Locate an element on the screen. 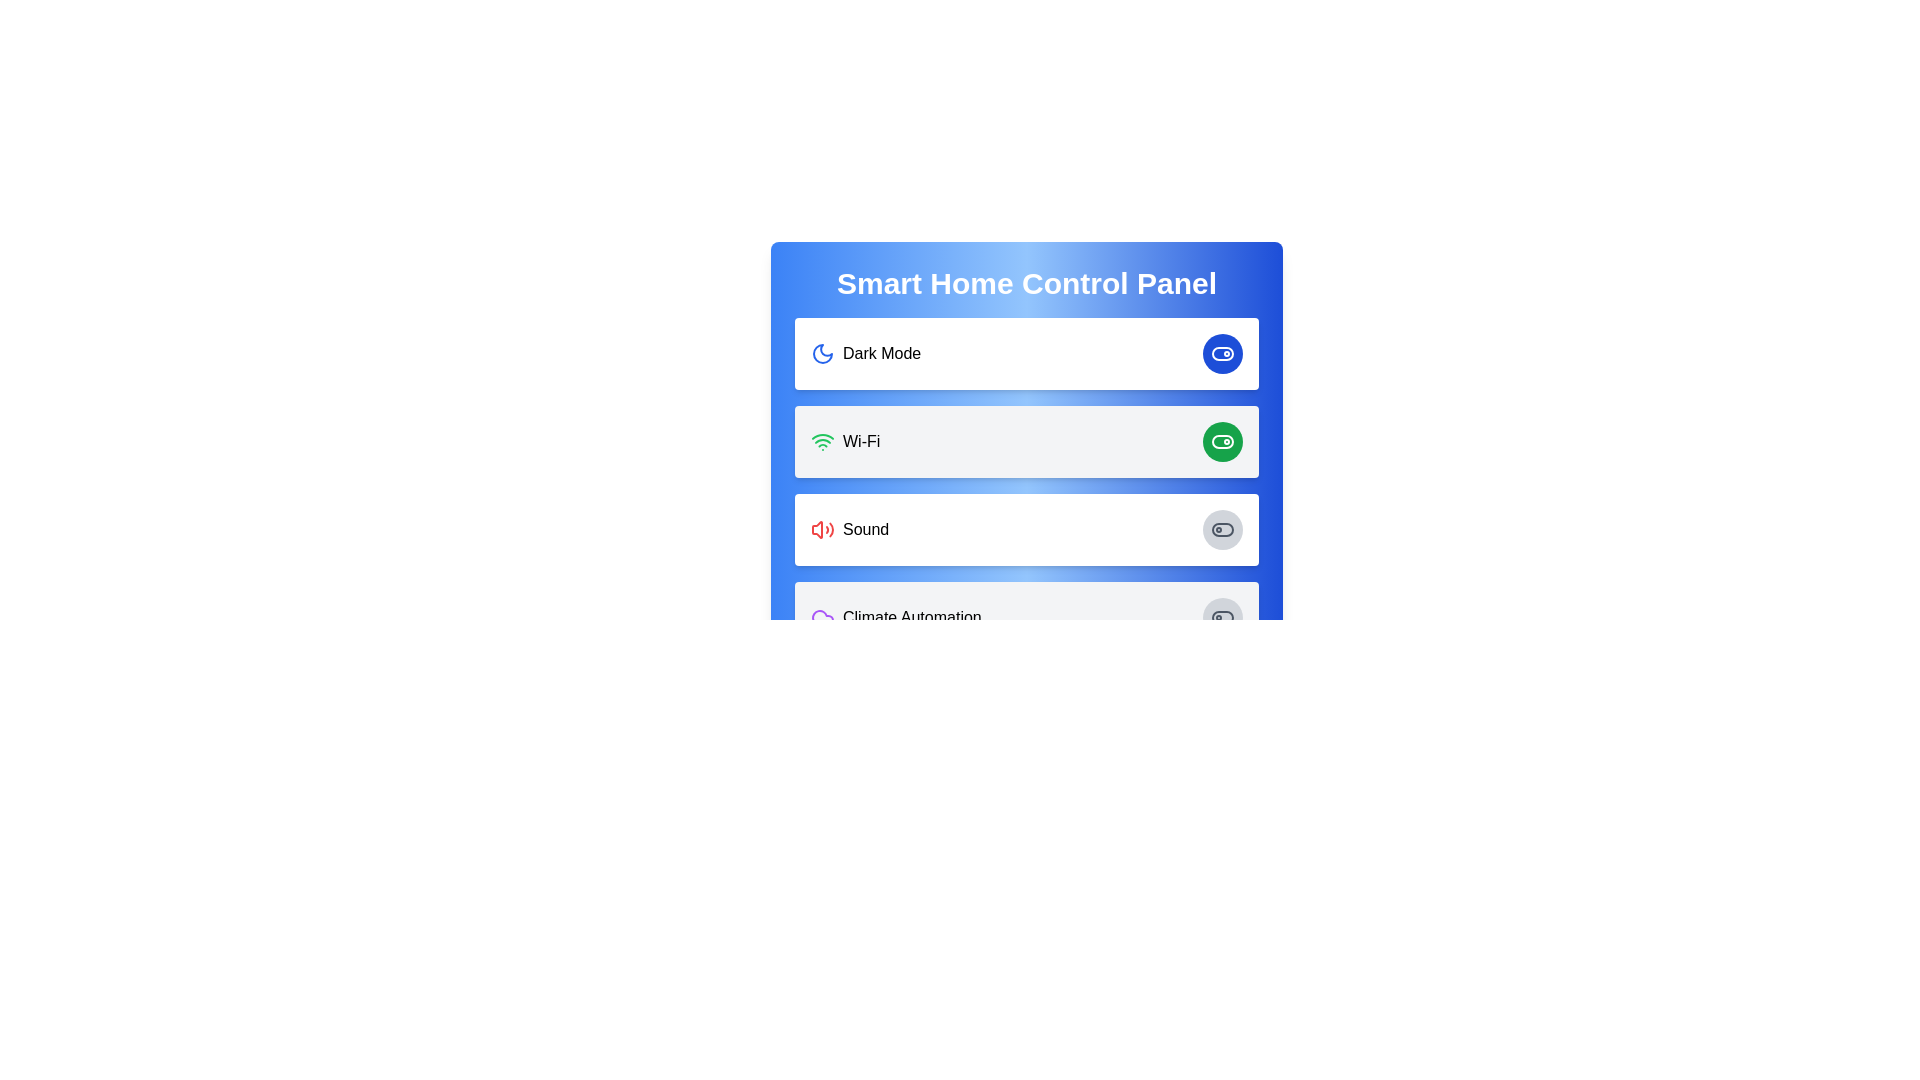  the 'Climate Automation' settings toggle control card is located at coordinates (1027, 616).